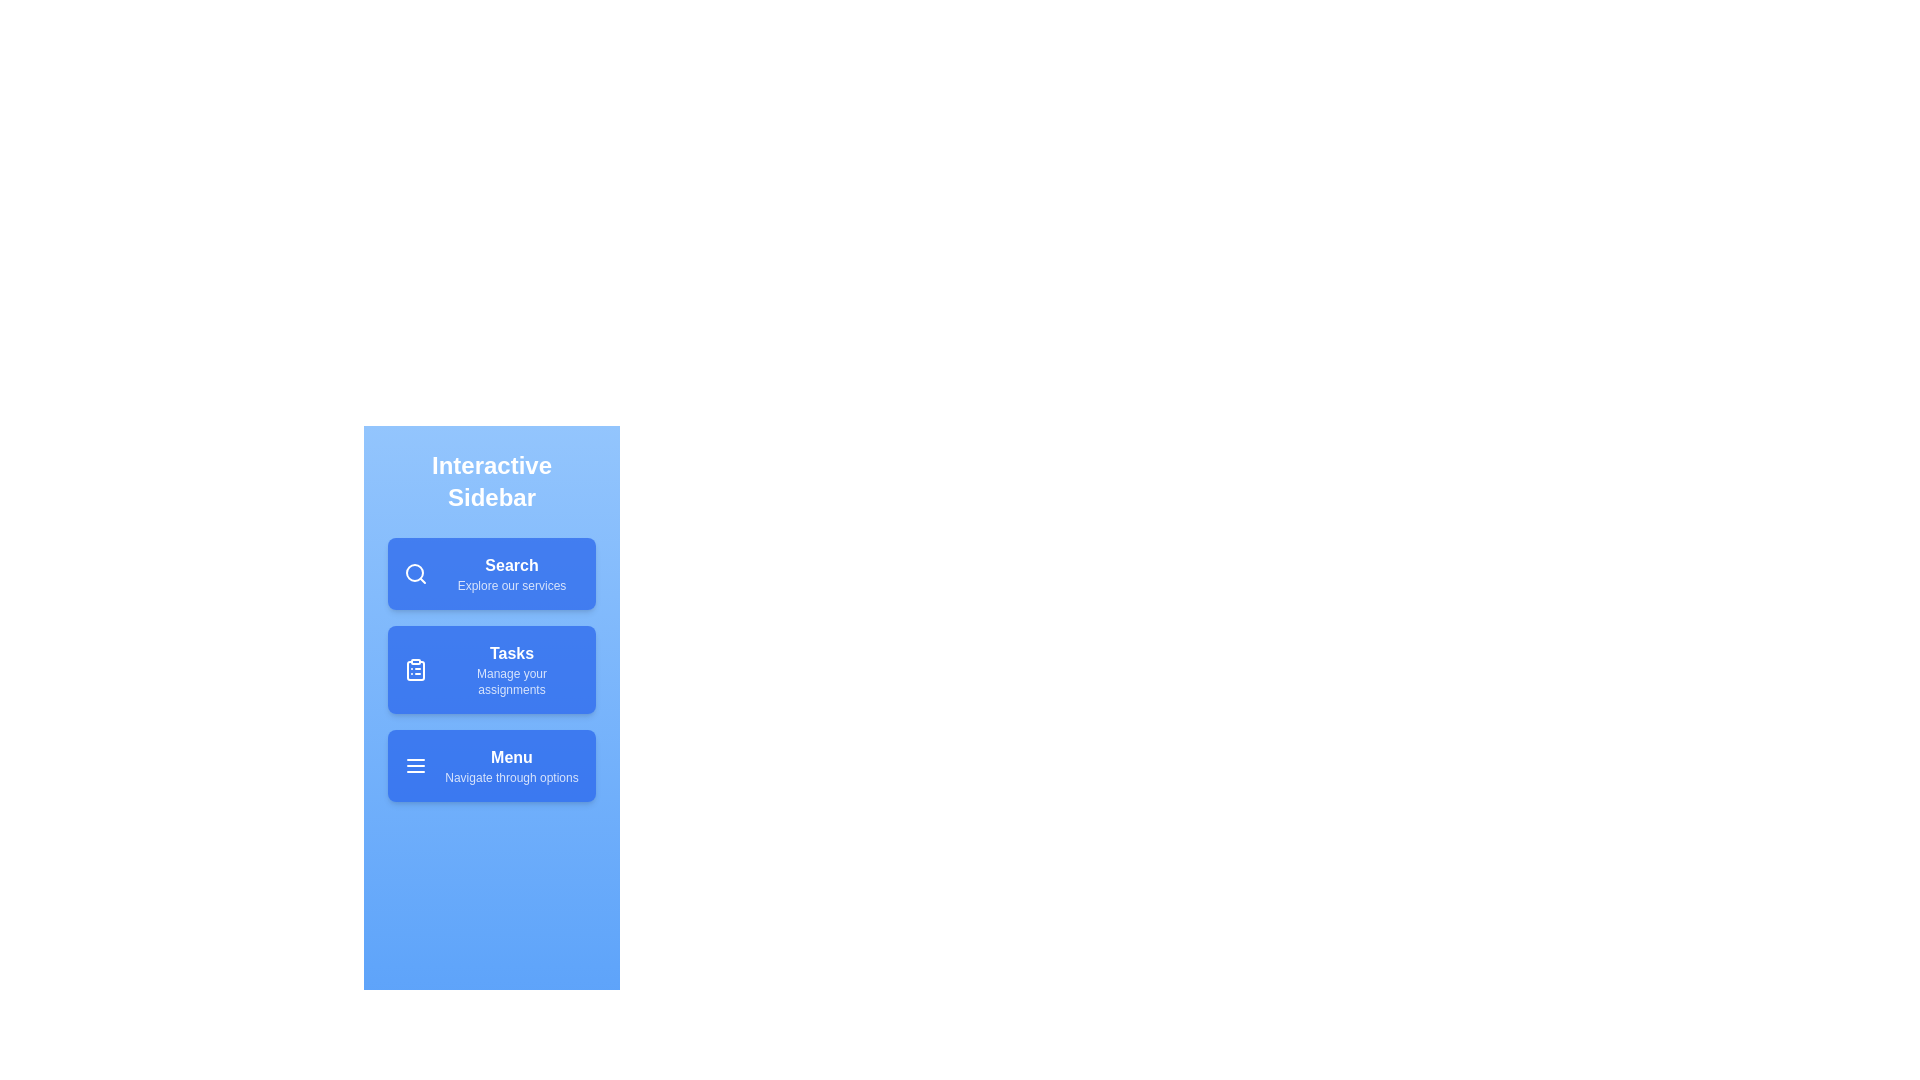  What do you see at coordinates (415, 574) in the screenshot?
I see `the icon of the menu item Search` at bounding box center [415, 574].